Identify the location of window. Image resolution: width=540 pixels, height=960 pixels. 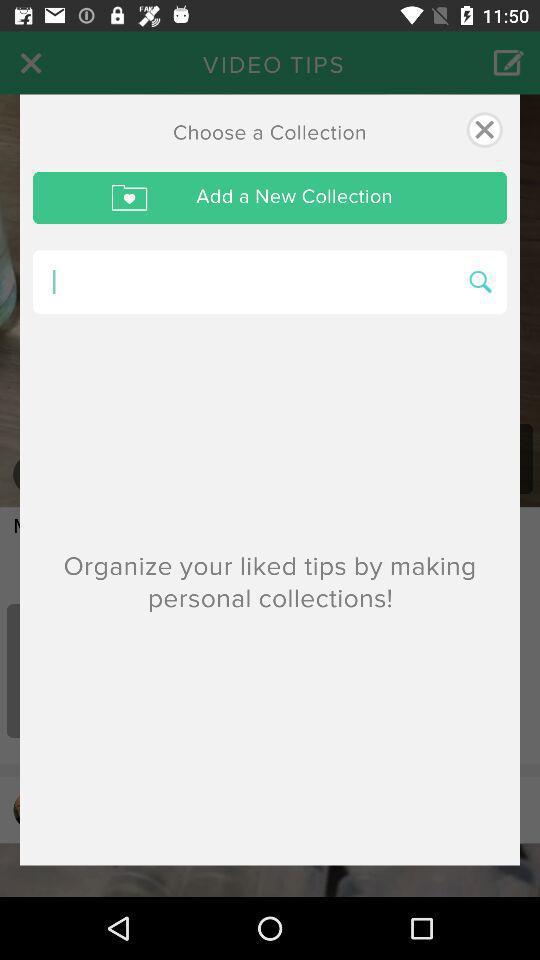
(483, 128).